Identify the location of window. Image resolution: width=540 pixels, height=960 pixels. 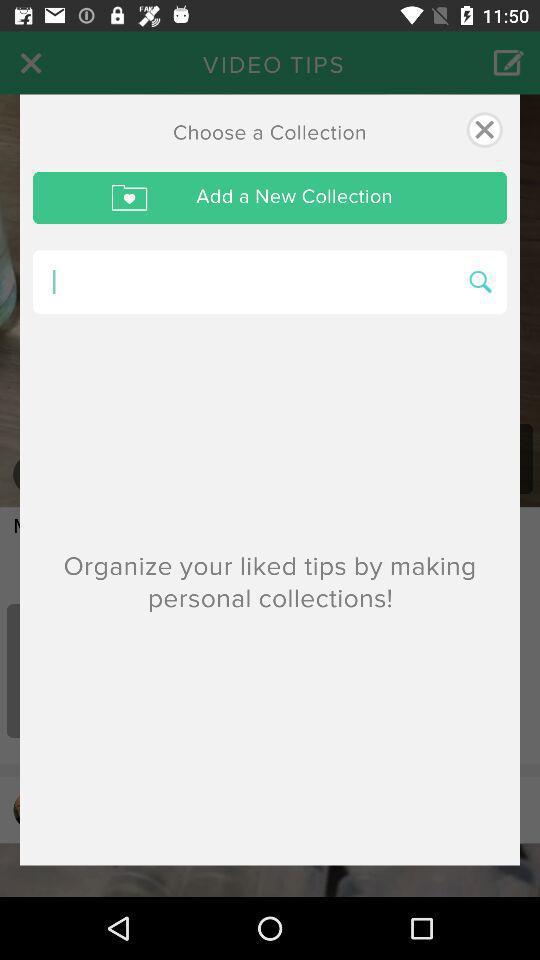
(483, 128).